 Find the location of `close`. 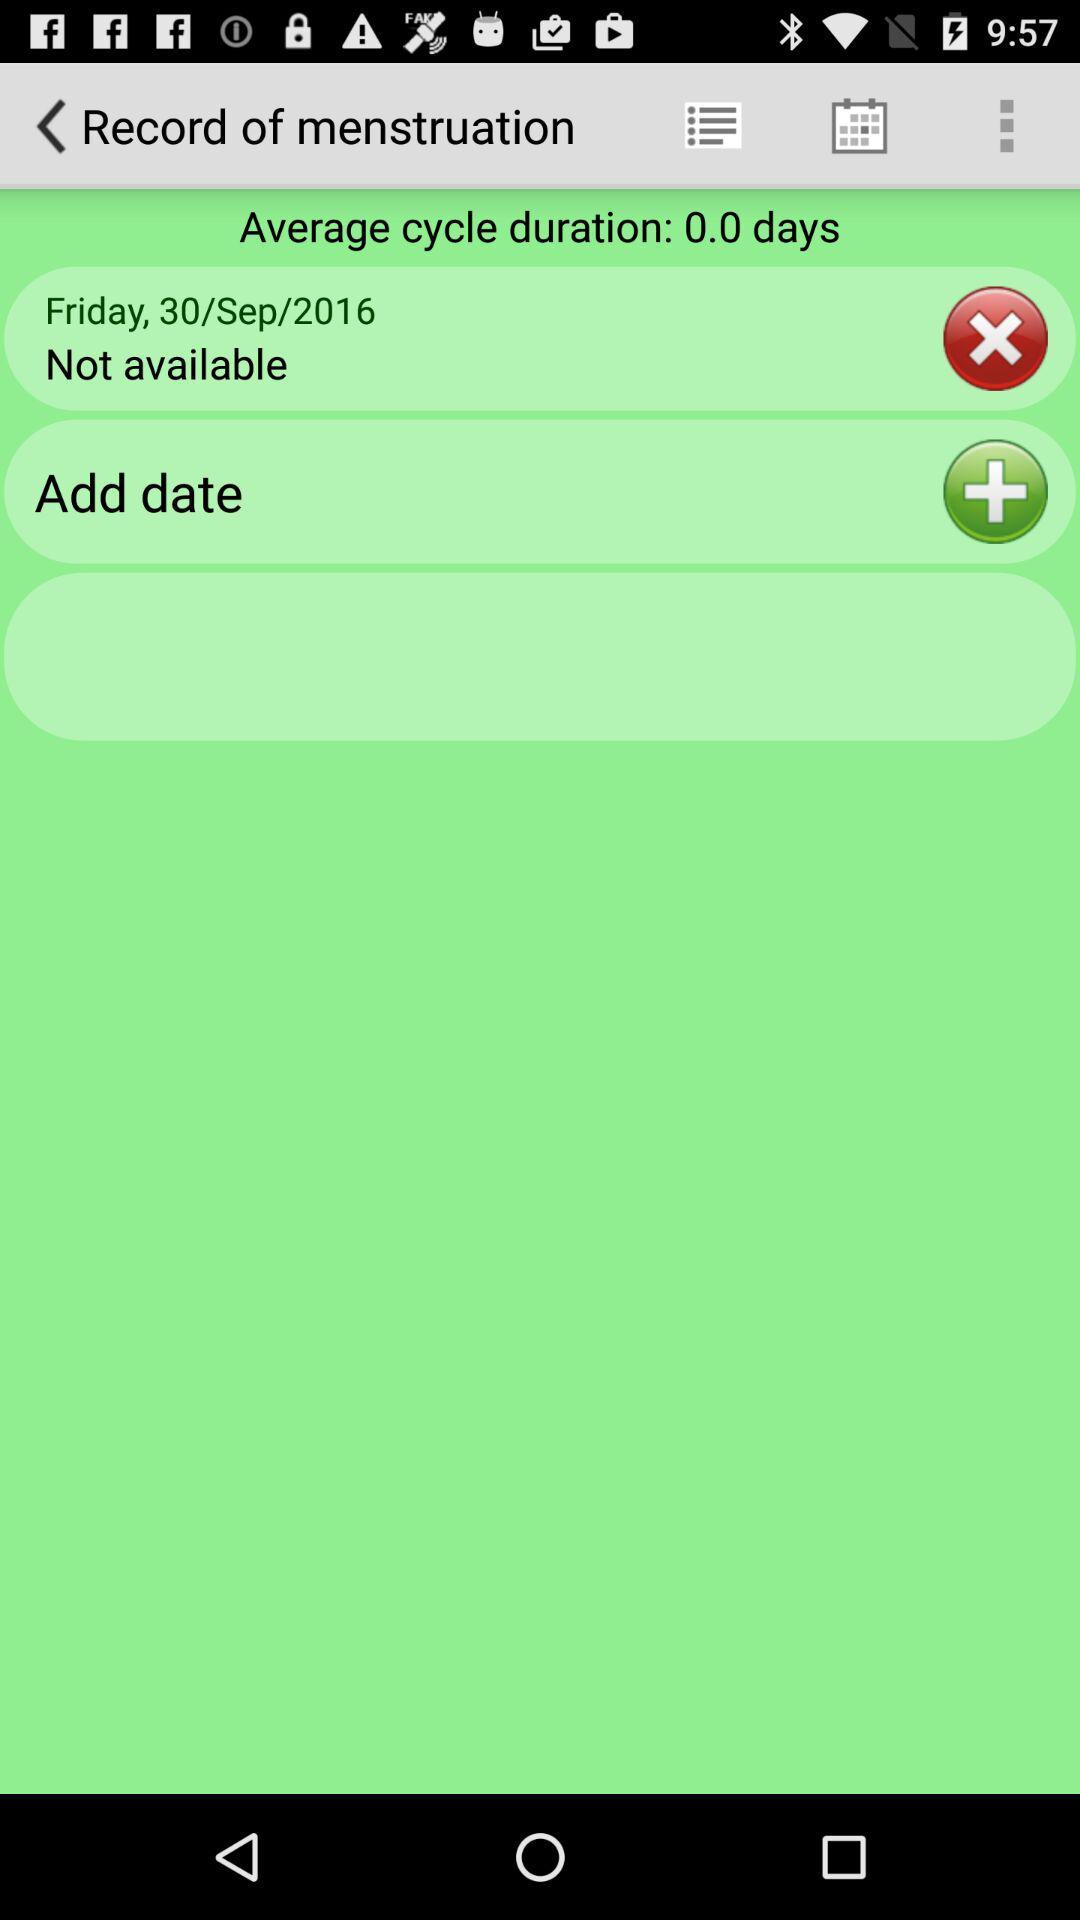

close is located at coordinates (995, 338).